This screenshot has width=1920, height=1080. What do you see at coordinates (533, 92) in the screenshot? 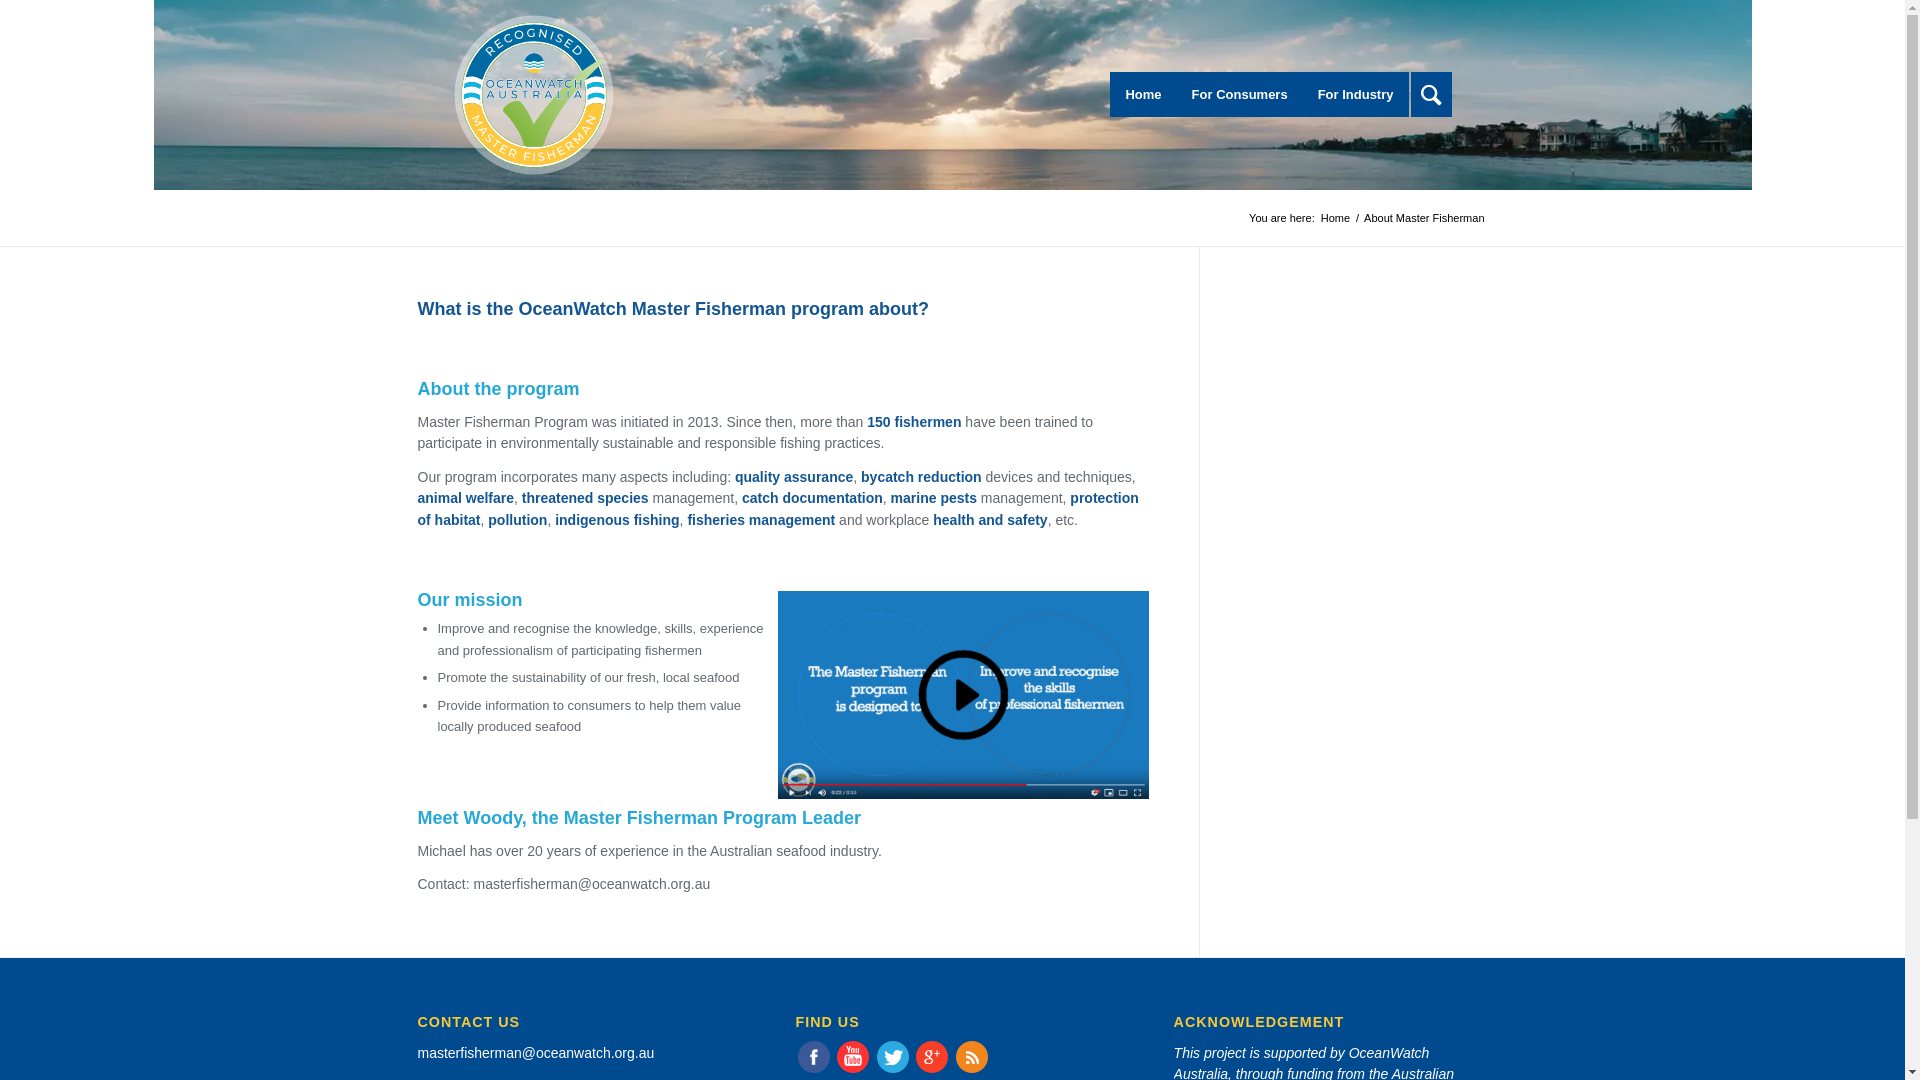
I see `'OceanWatchMasterFishermanLogo'` at bounding box center [533, 92].